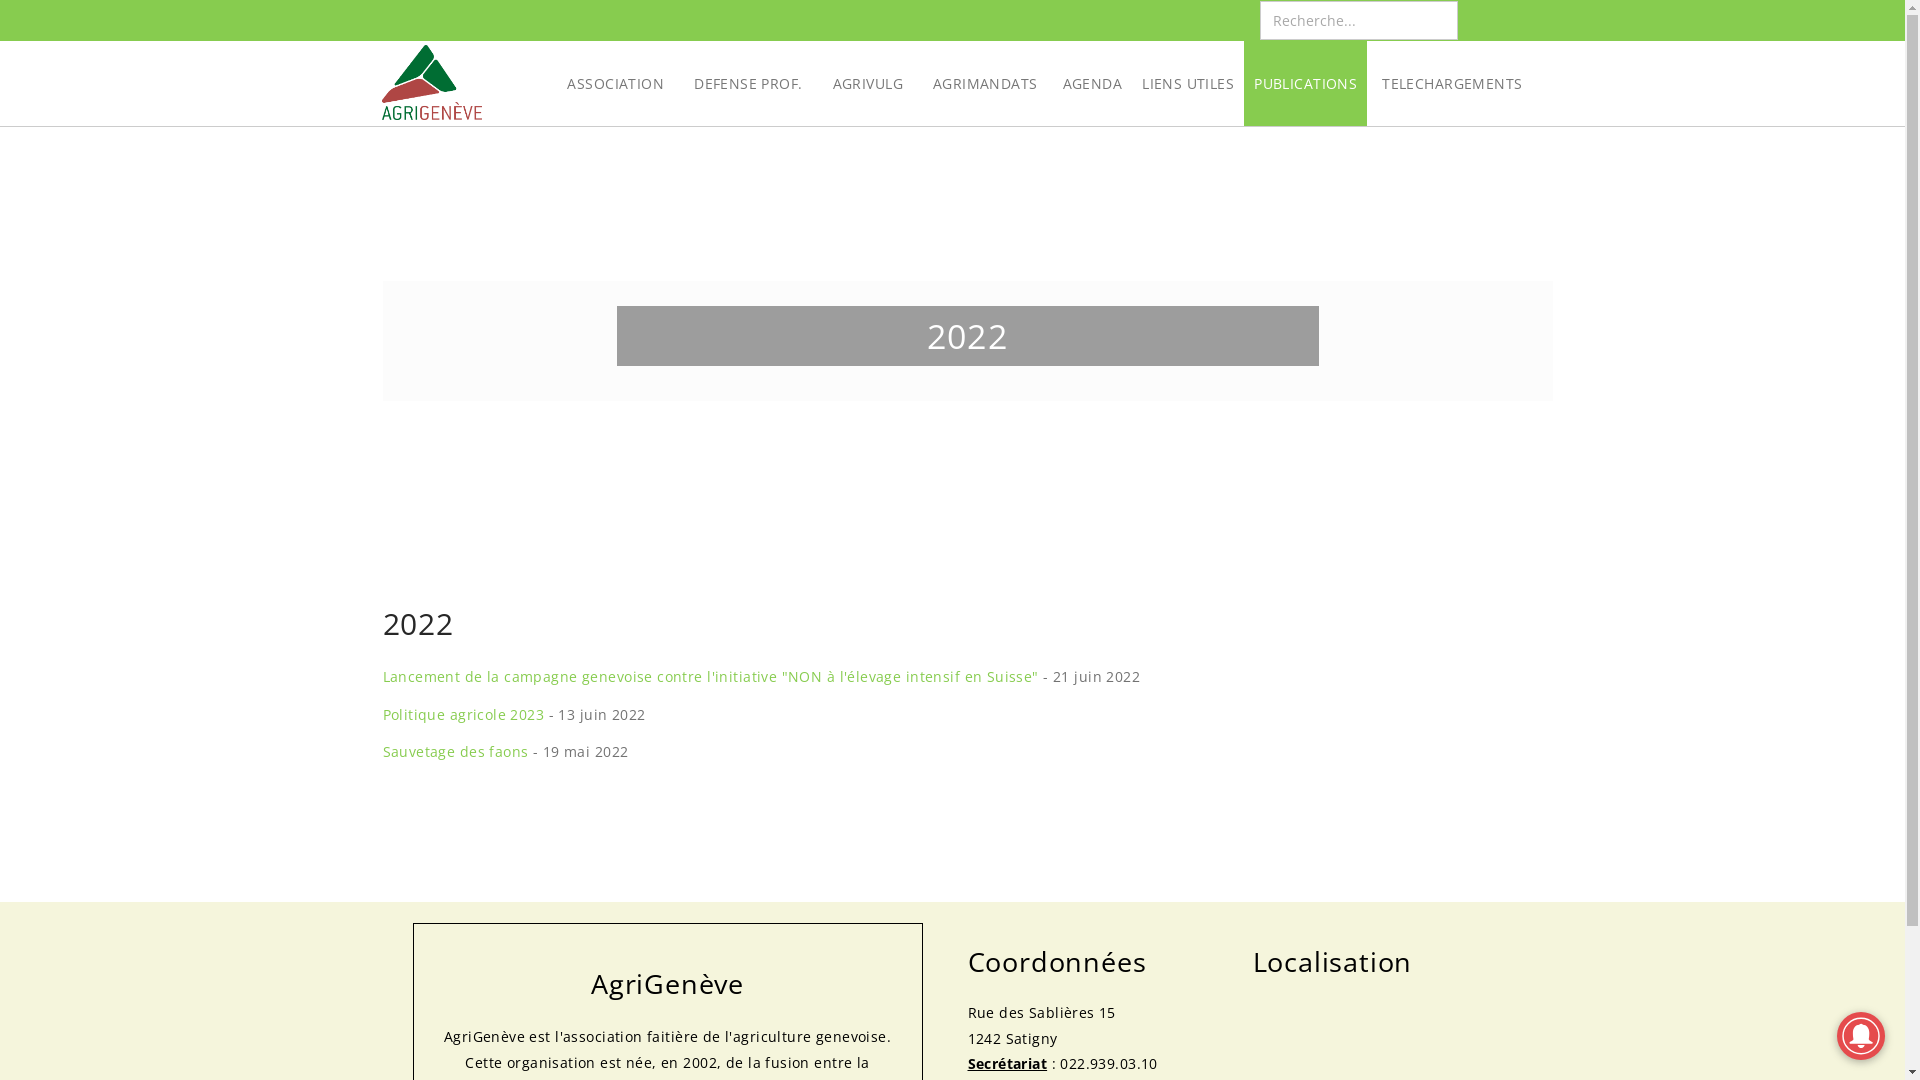 The image size is (1920, 1080). What do you see at coordinates (1051, 82) in the screenshot?
I see `'AGENDA'` at bounding box center [1051, 82].